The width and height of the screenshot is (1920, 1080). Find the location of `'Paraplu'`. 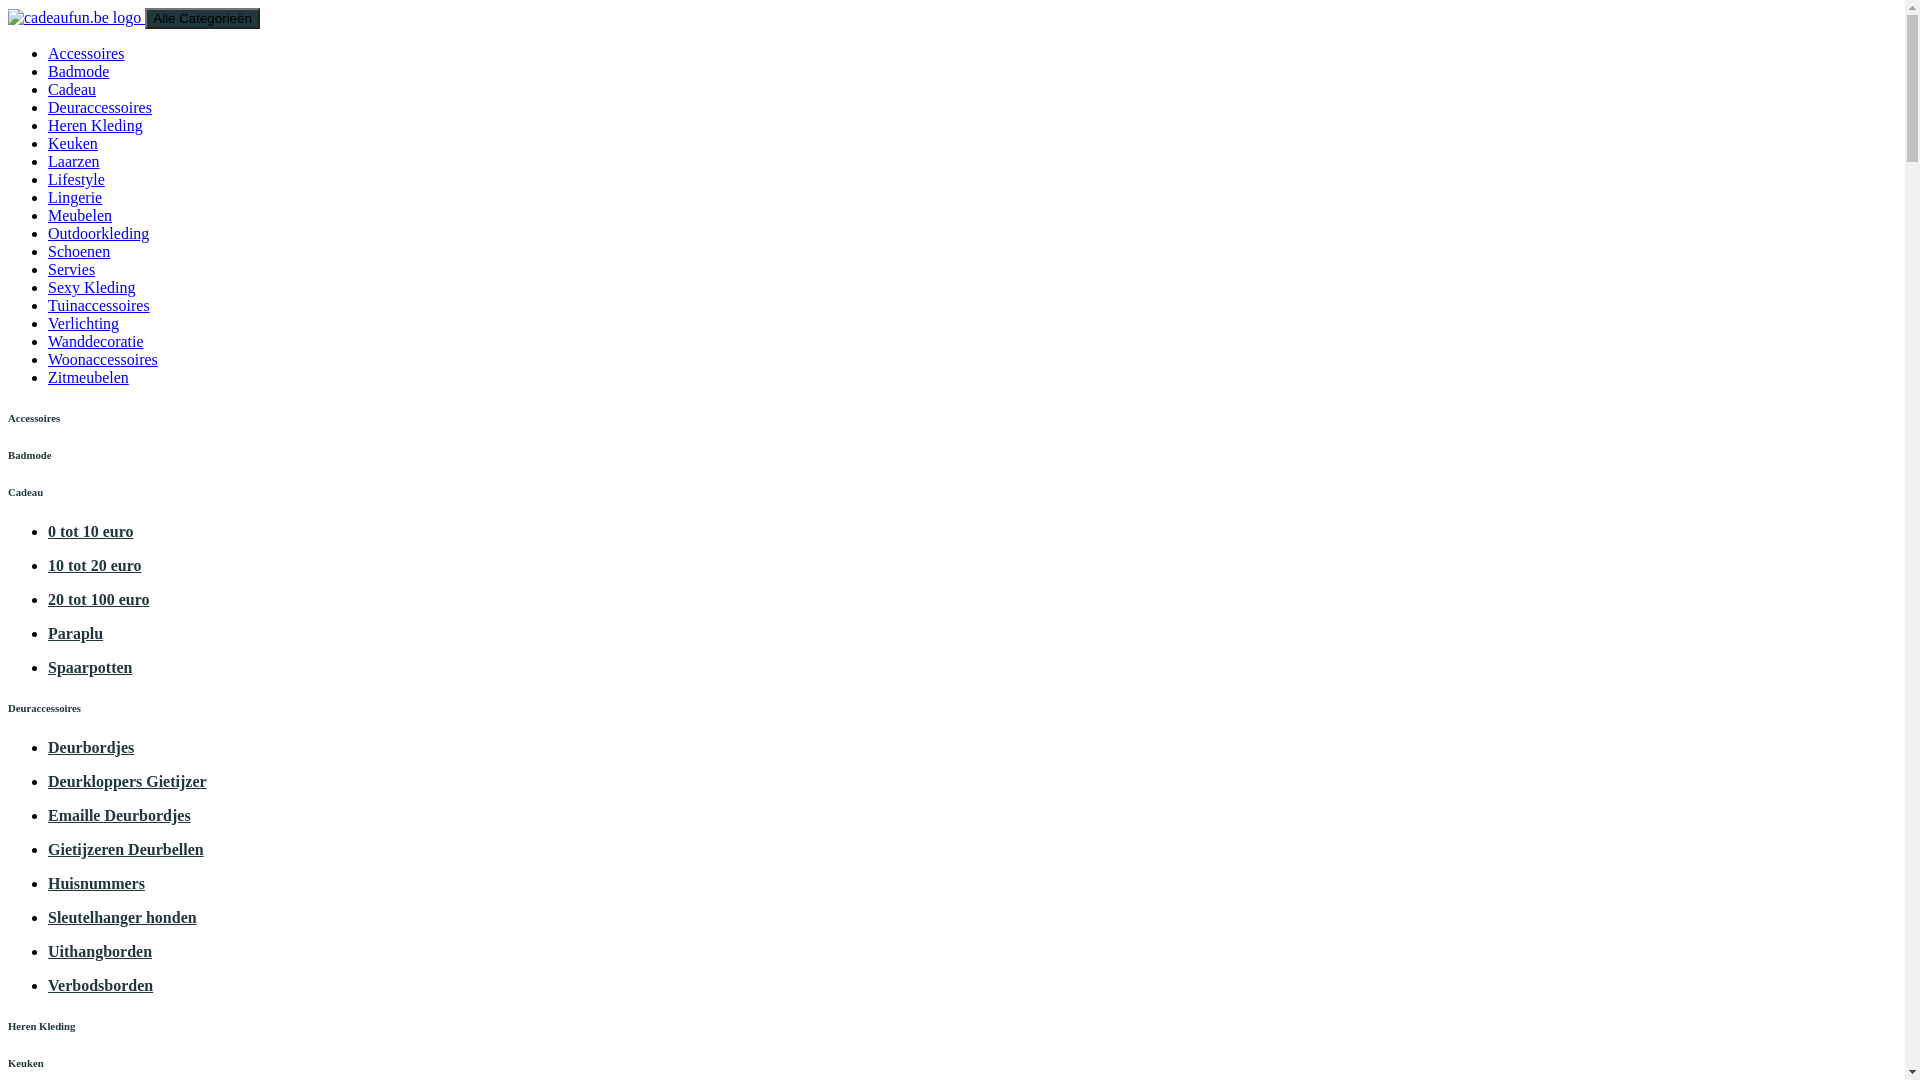

'Paraplu' is located at coordinates (75, 633).